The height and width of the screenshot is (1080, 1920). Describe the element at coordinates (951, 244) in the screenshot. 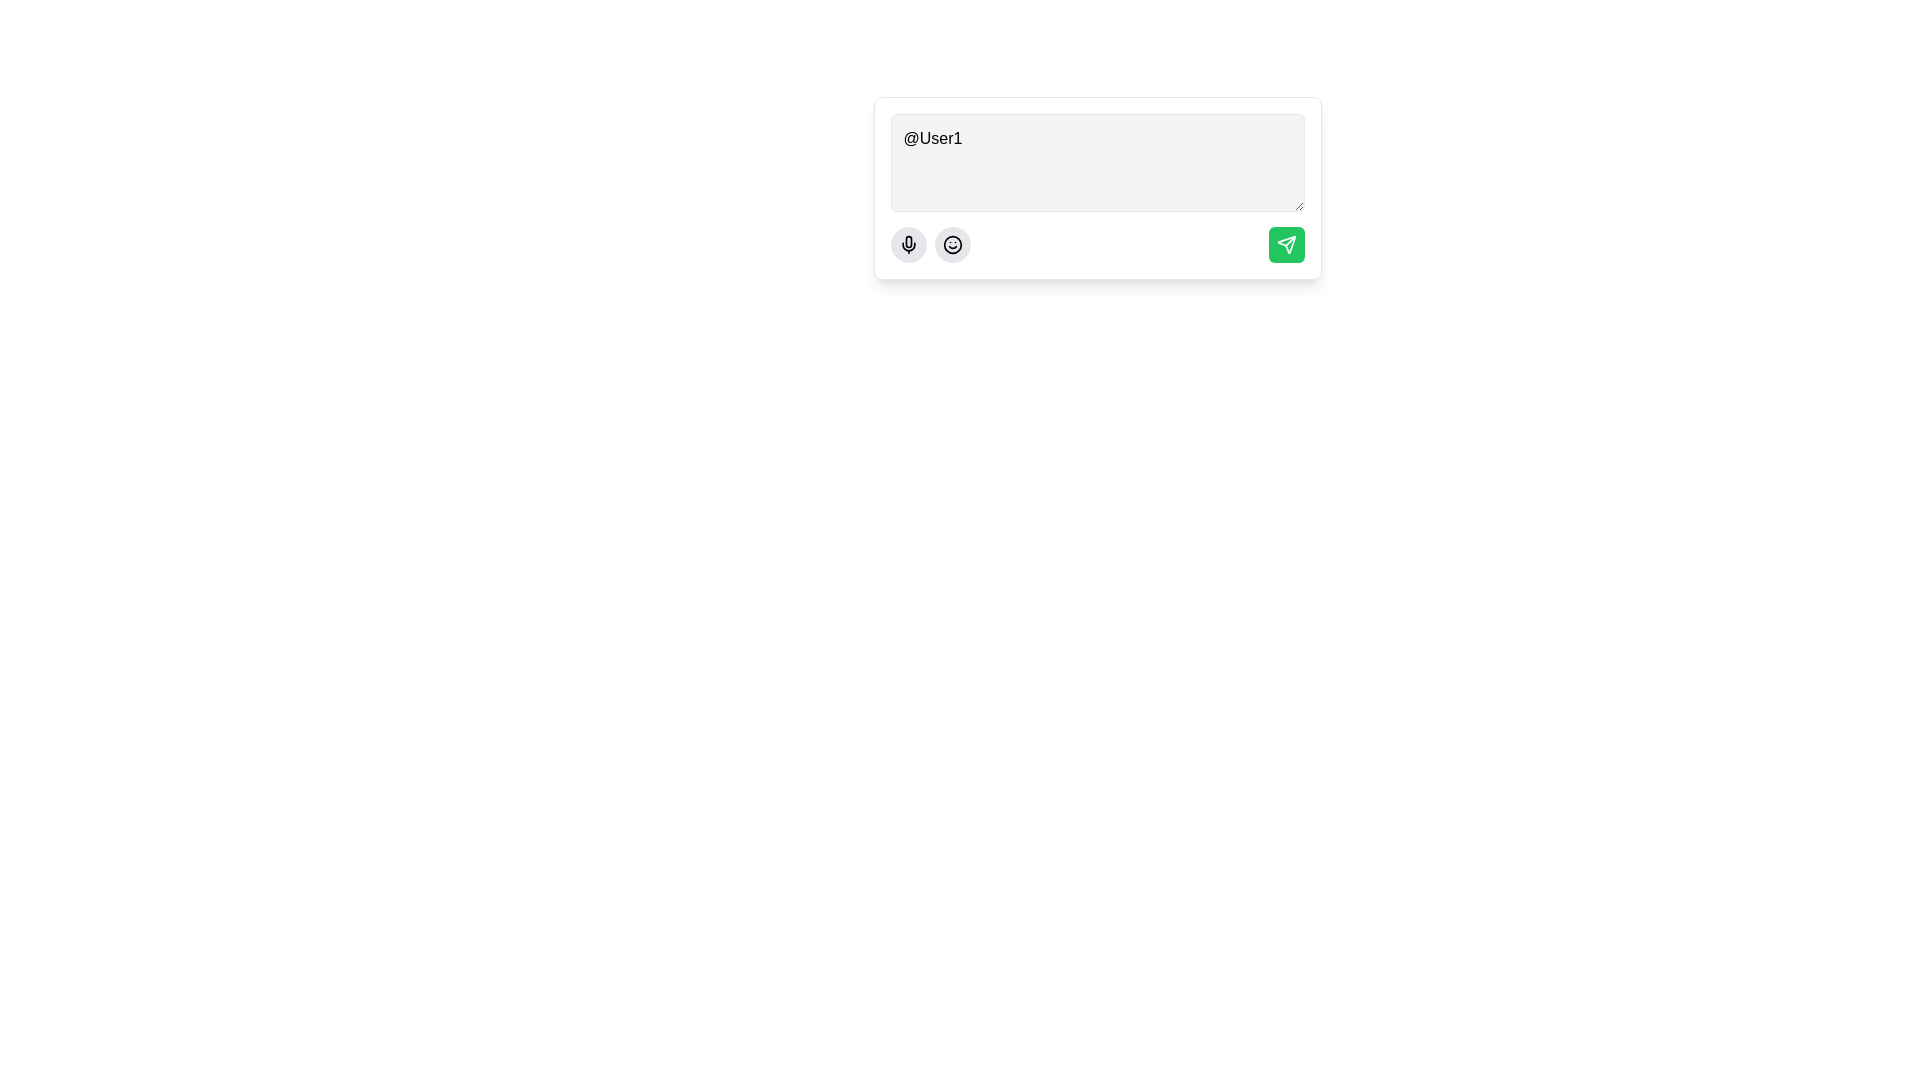

I see `the main circular outline of the smiley icon located to the left of the input text area within the chat interface, which serves as a visual indicator of emotions` at that location.